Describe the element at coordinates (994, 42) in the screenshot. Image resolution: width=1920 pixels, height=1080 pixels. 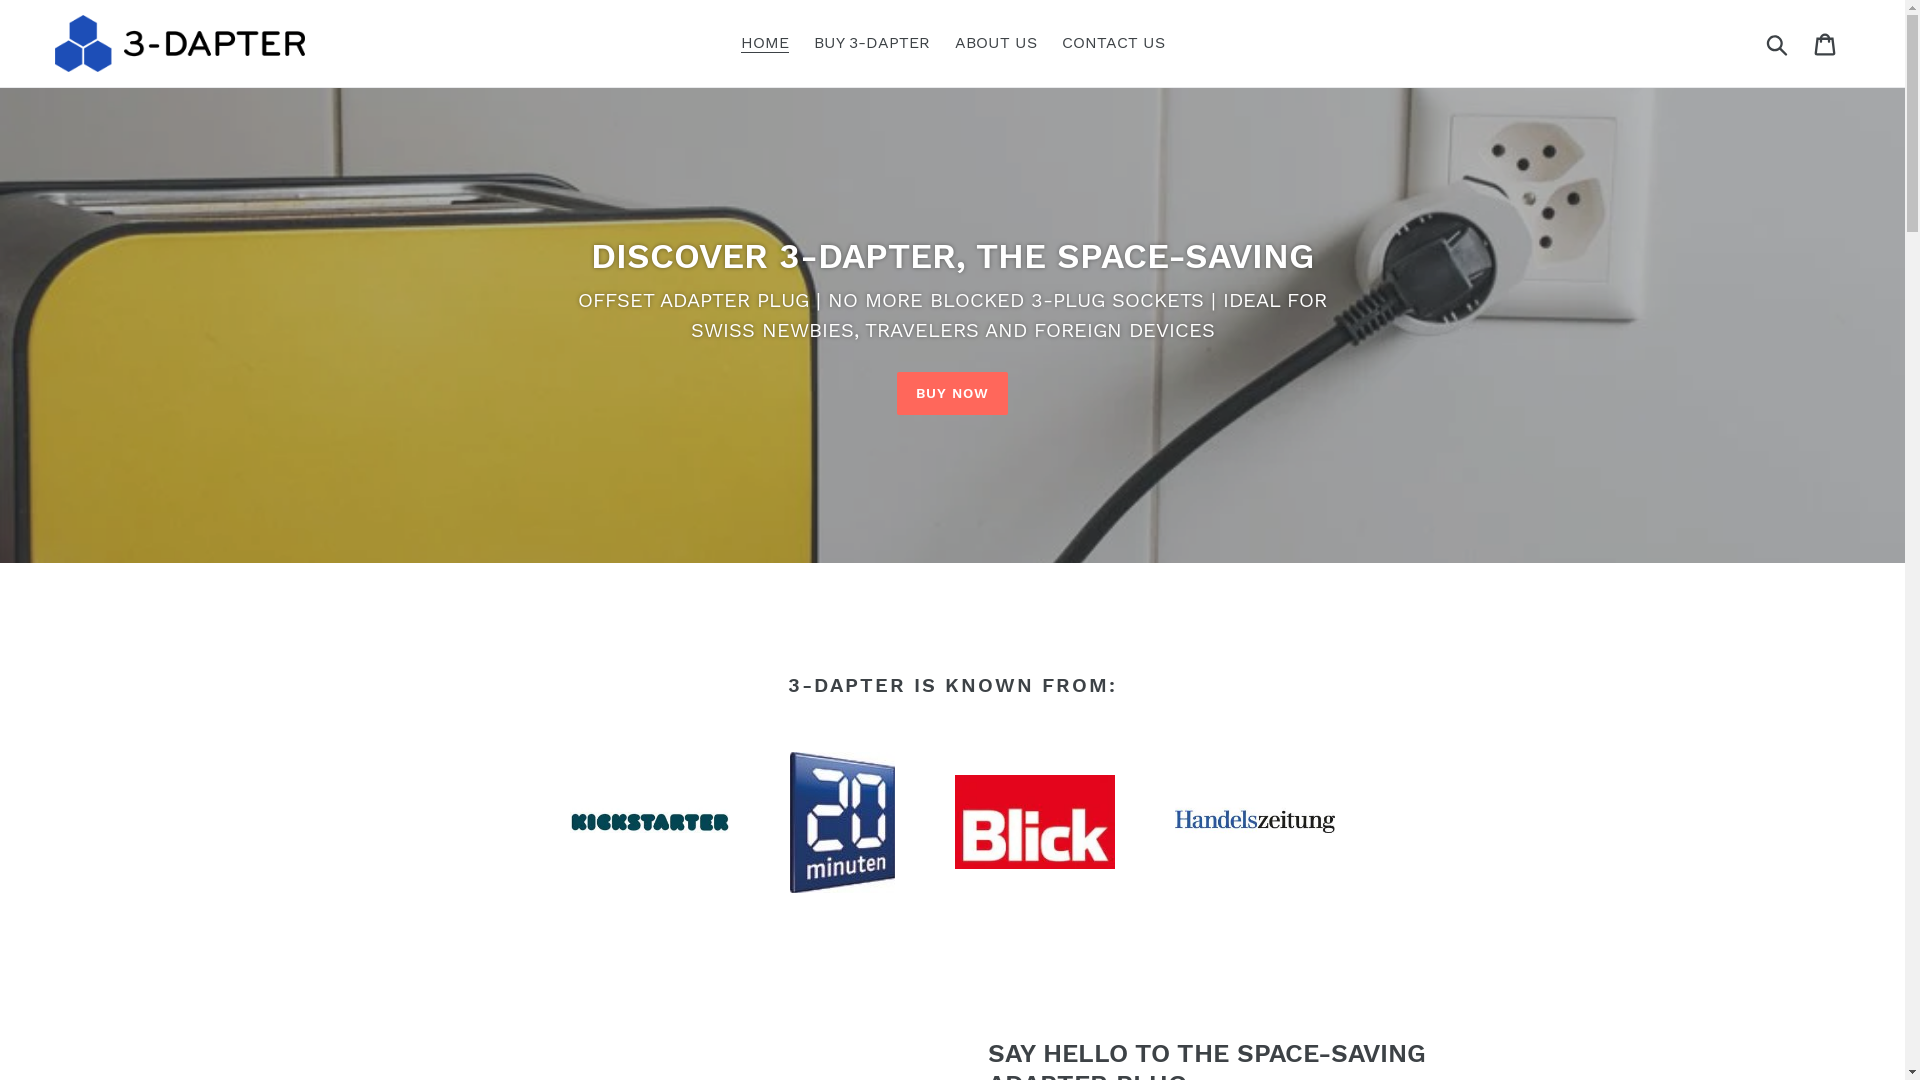
I see `'ABOUT US'` at that location.